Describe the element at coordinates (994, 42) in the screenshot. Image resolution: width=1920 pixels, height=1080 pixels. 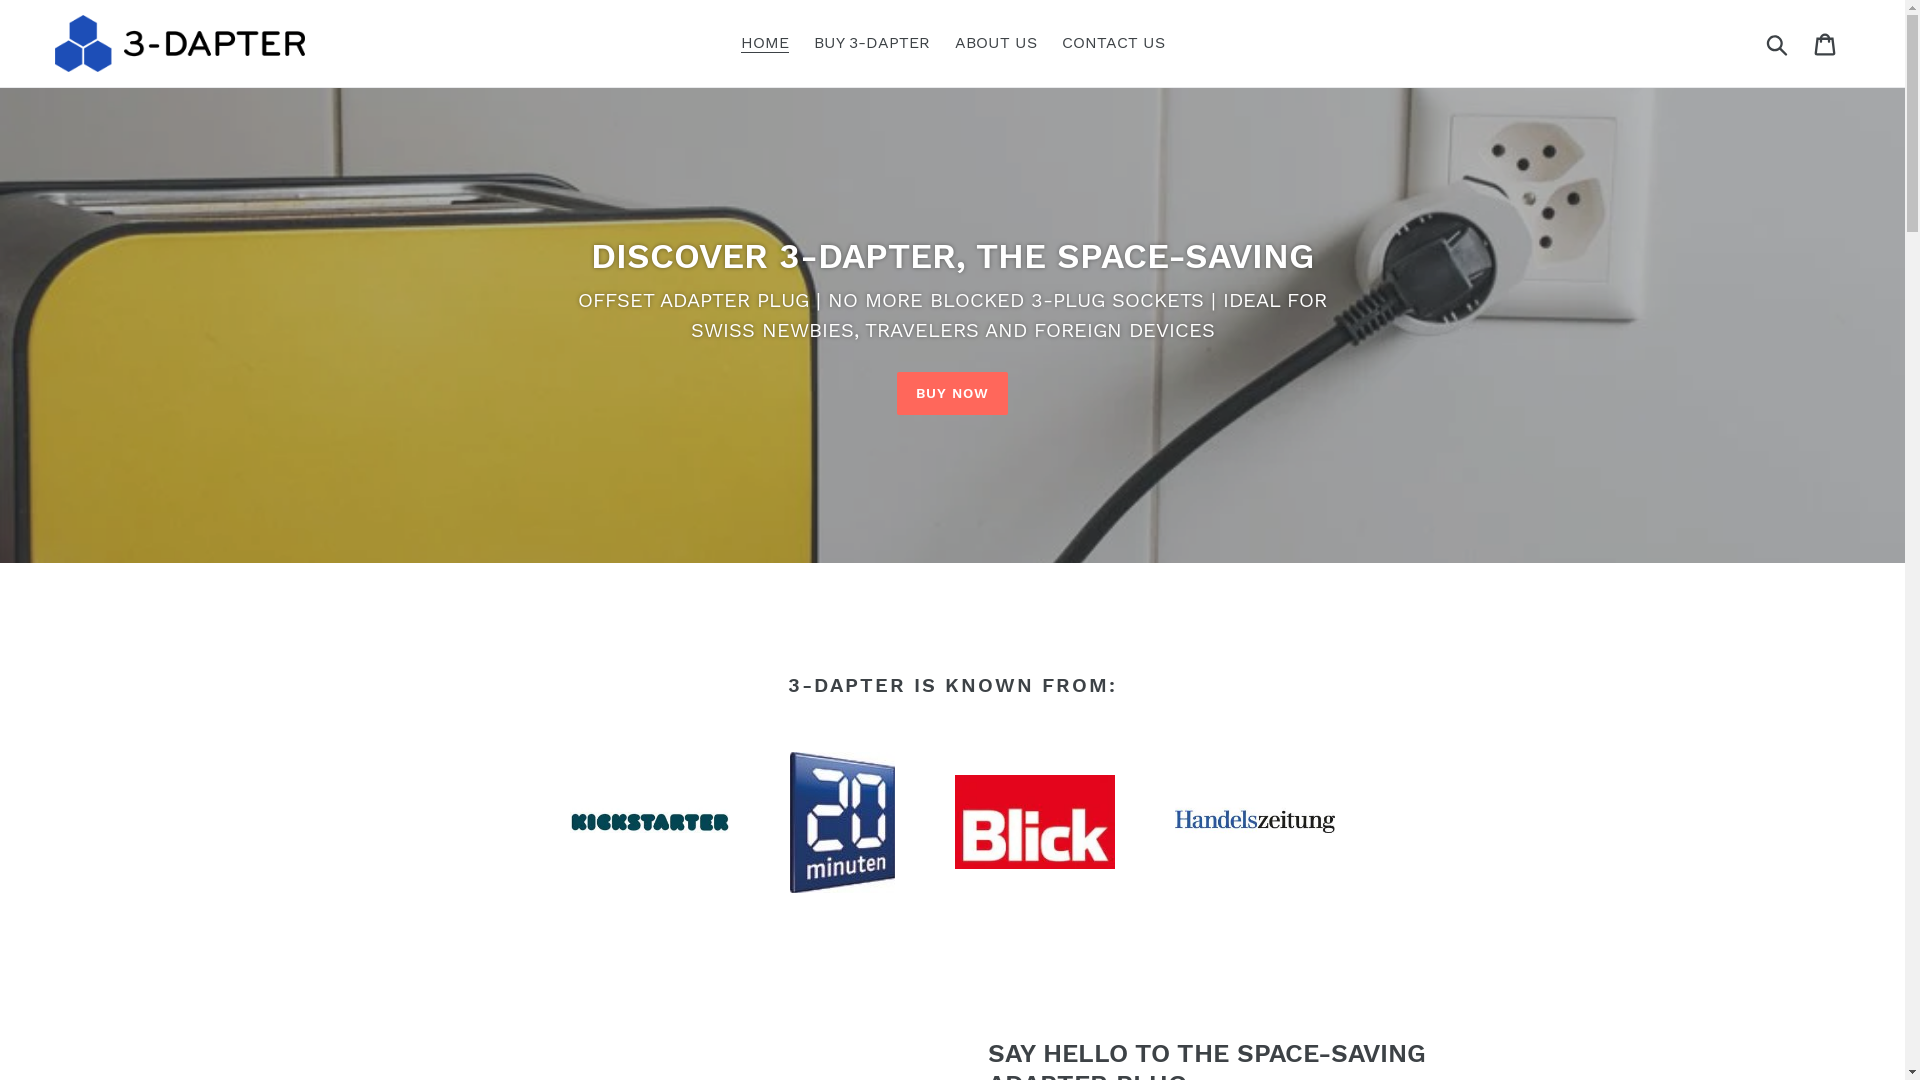
I see `'ABOUT US'` at that location.